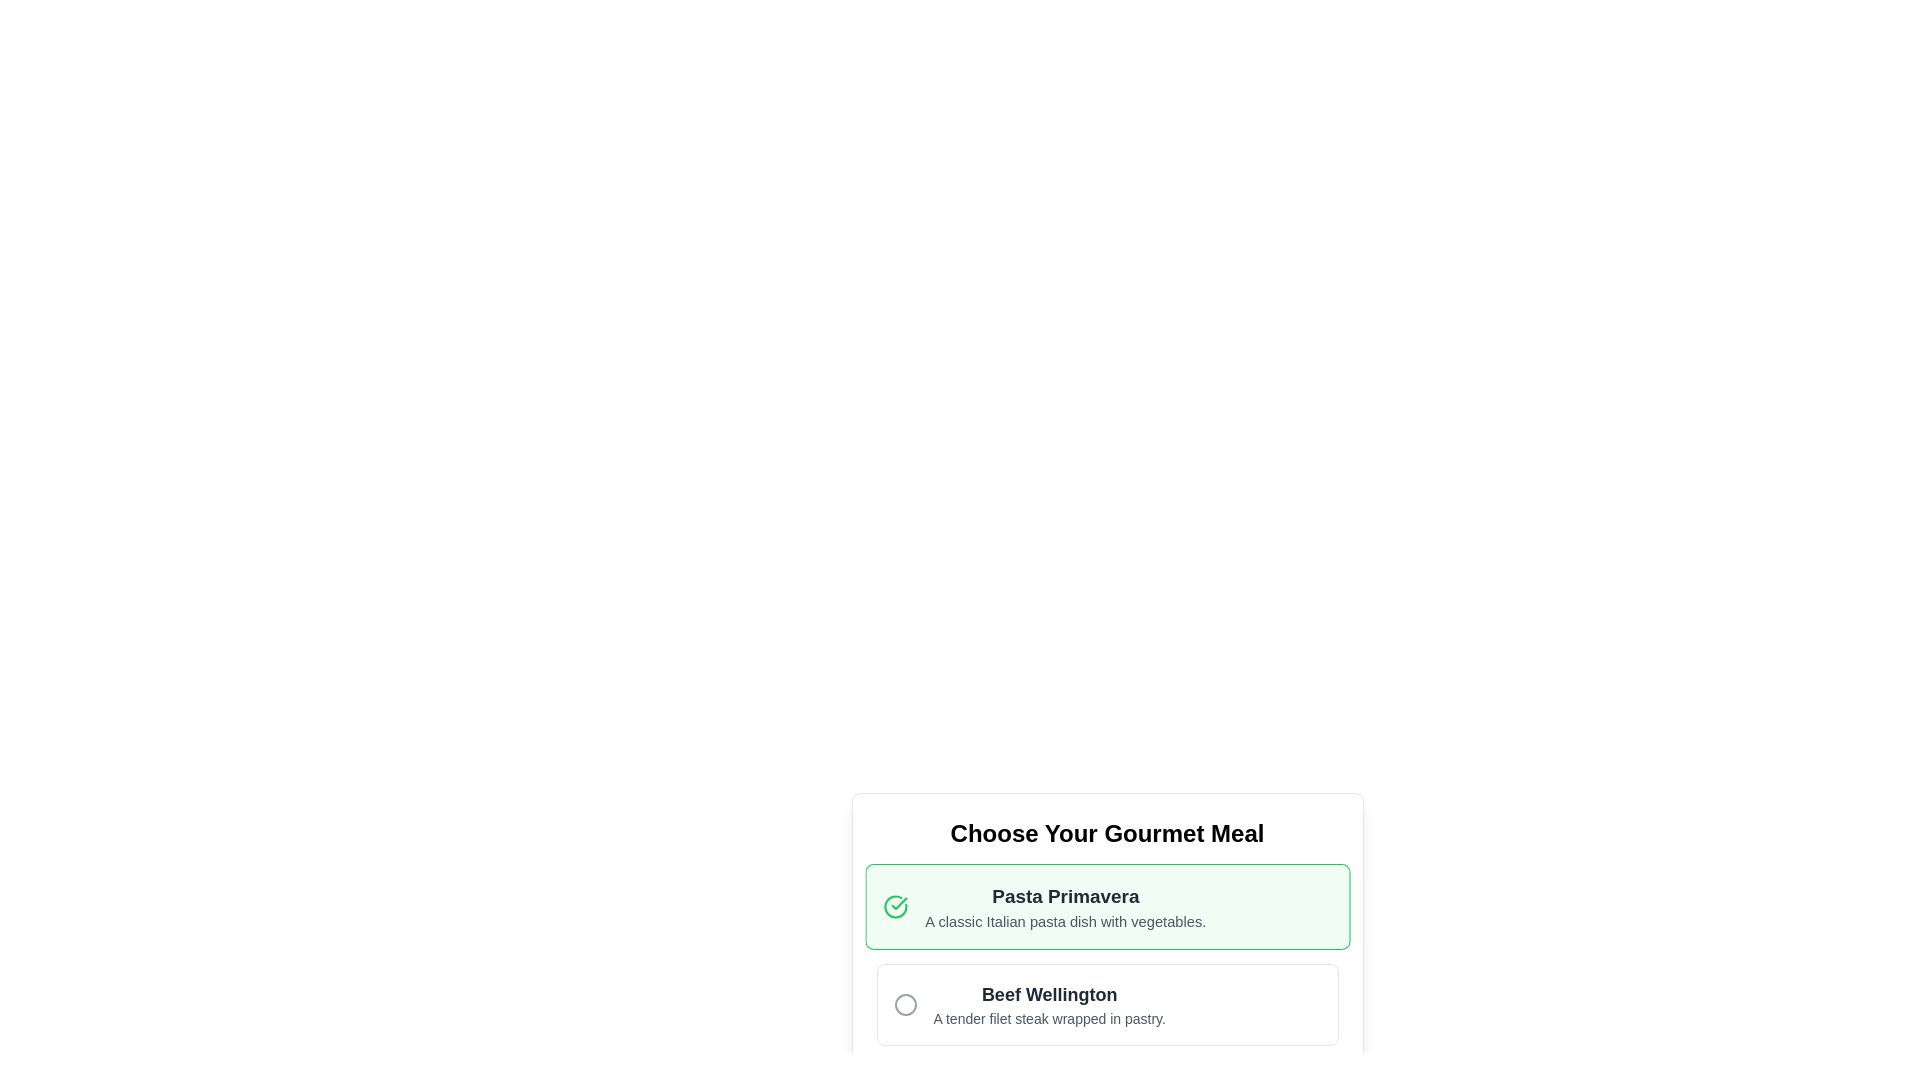  I want to click on the text label 'Beef Wellington', which is styled with a larger font size and bold, located in the second option block above the descriptive text 'A tender filet steak wrapped in pastry', so click(1048, 995).